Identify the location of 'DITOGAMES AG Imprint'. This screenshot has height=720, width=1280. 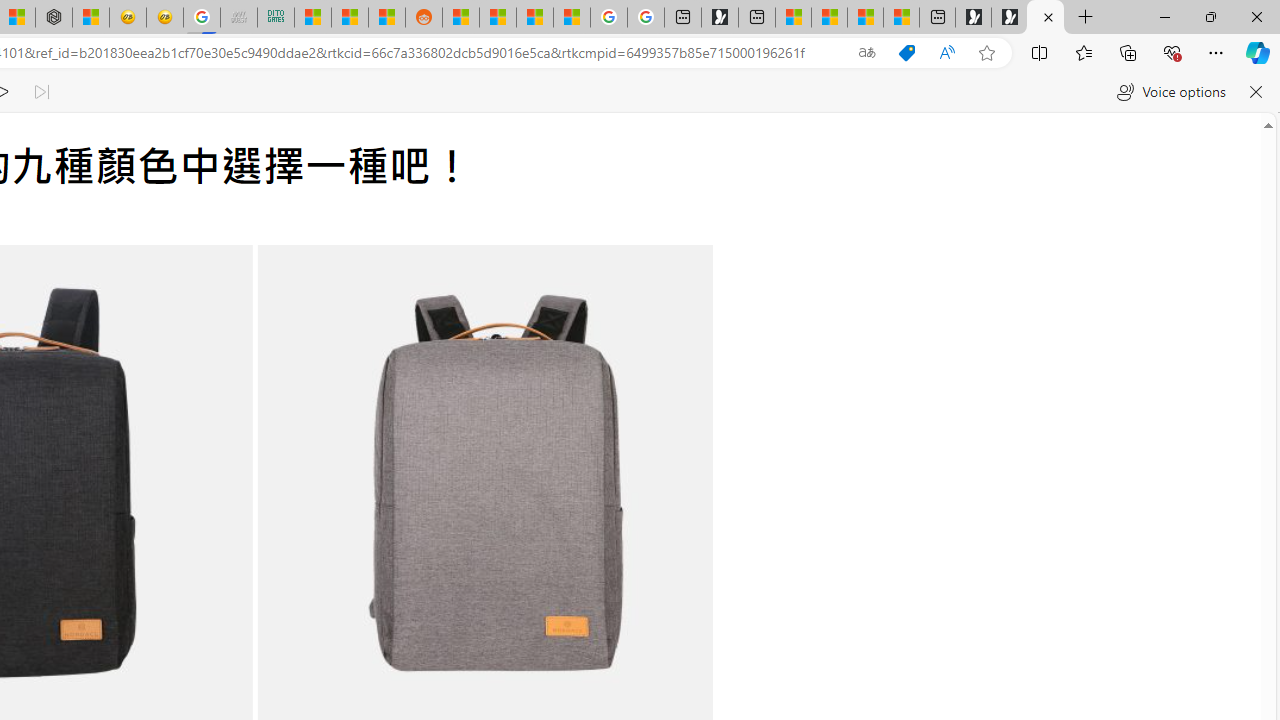
(275, 17).